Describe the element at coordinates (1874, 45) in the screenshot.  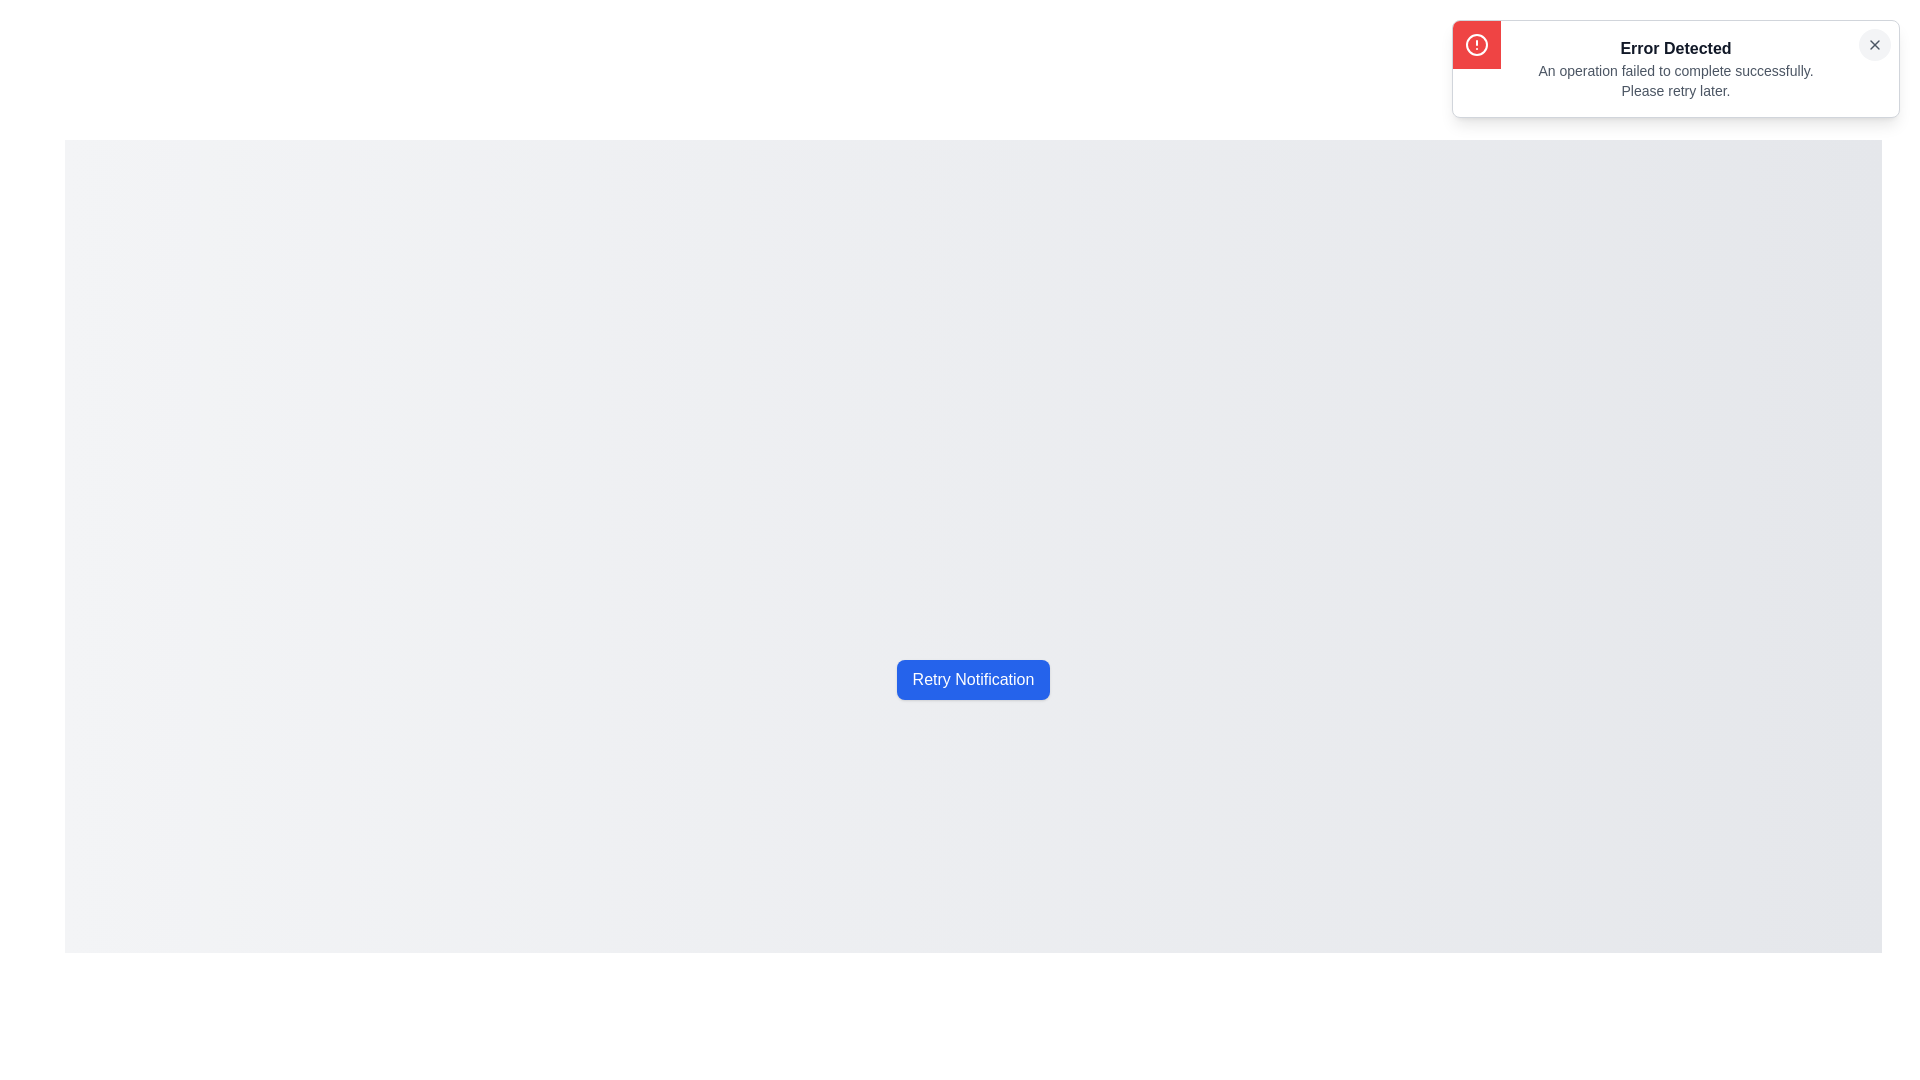
I see `the close button (X) of the notification to dismiss it` at that location.